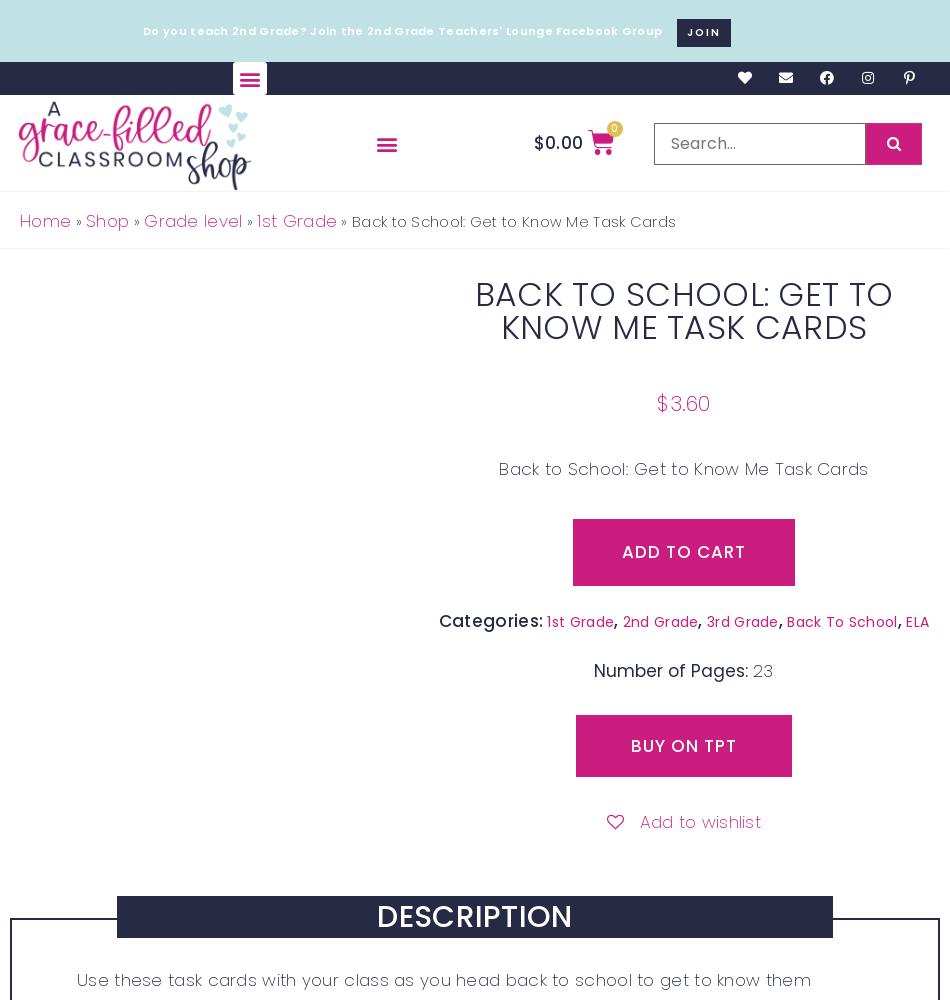 The width and height of the screenshot is (950, 1000). Describe the element at coordinates (741, 620) in the screenshot. I see `'3rd Grade'` at that location.